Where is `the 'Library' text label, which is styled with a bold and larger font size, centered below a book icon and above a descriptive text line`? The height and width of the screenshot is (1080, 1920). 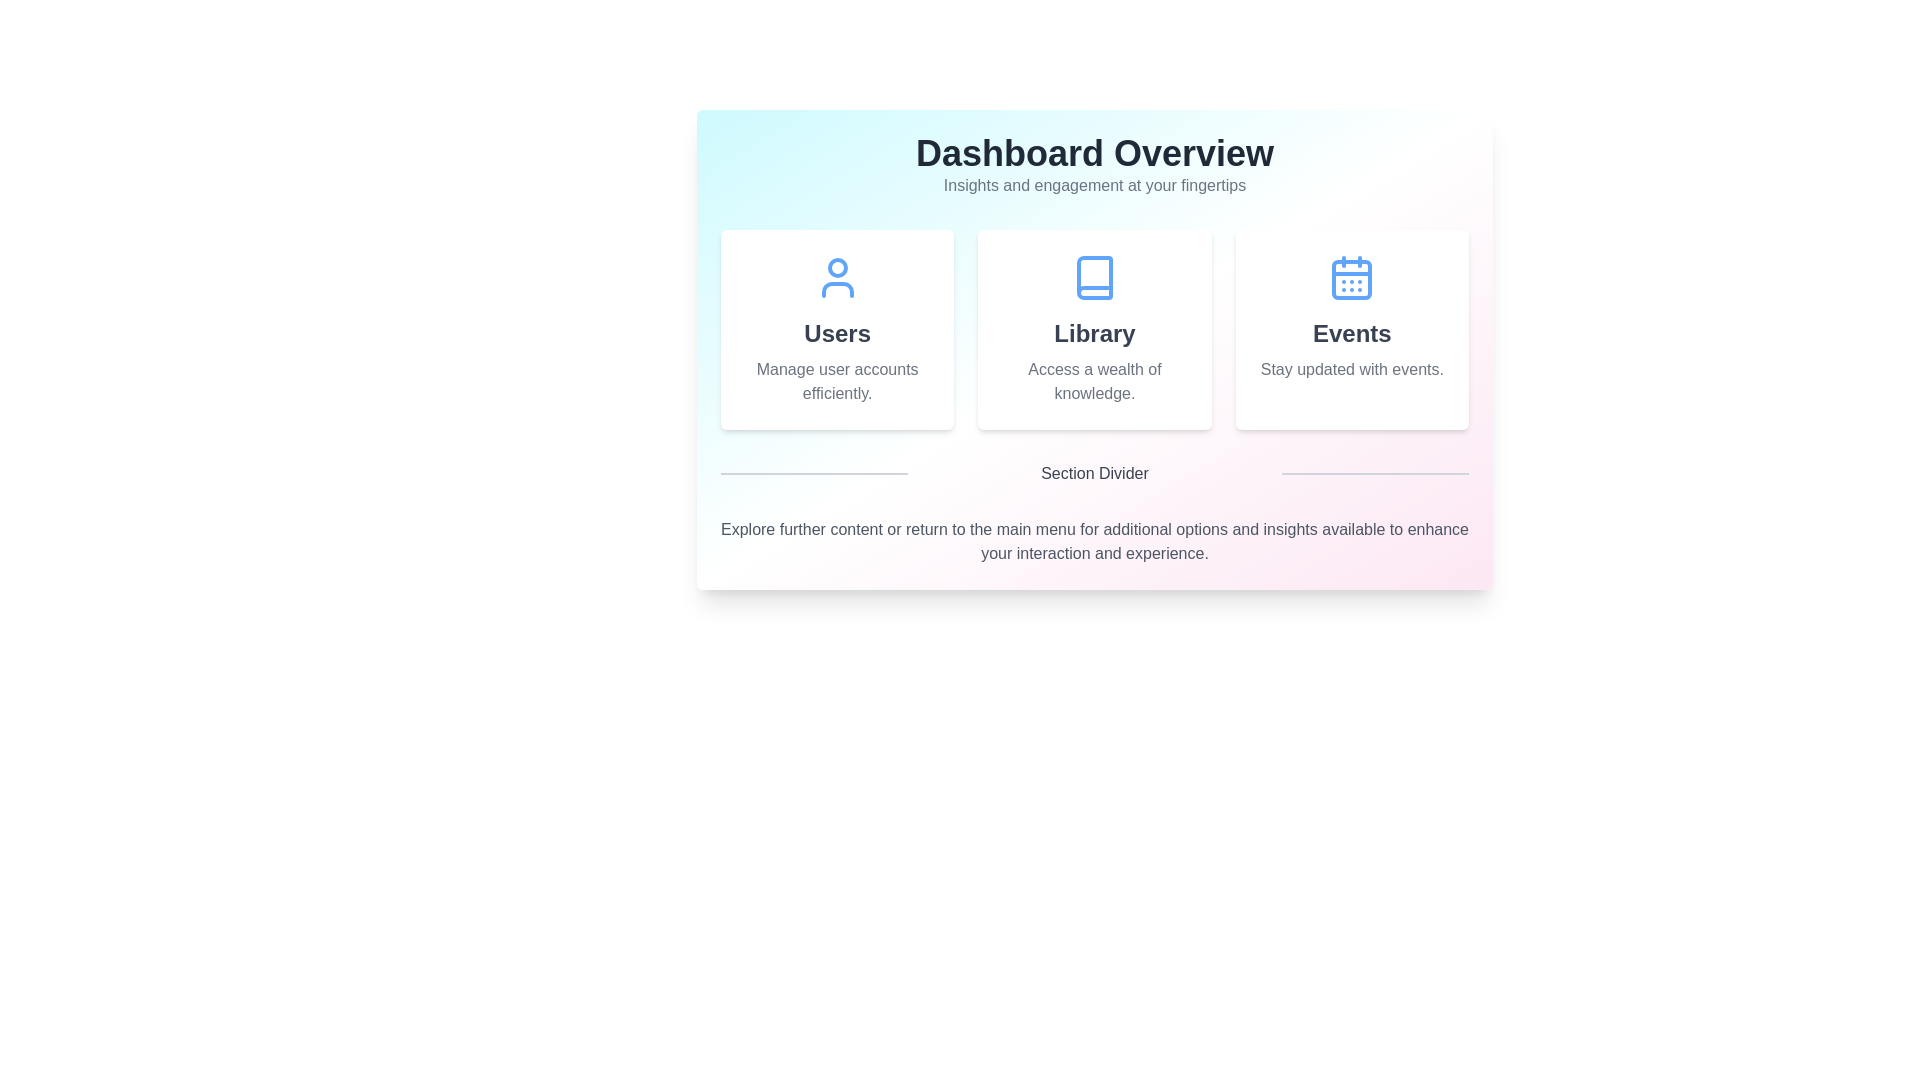 the 'Library' text label, which is styled with a bold and larger font size, centered below a book icon and above a descriptive text line is located at coordinates (1093, 333).